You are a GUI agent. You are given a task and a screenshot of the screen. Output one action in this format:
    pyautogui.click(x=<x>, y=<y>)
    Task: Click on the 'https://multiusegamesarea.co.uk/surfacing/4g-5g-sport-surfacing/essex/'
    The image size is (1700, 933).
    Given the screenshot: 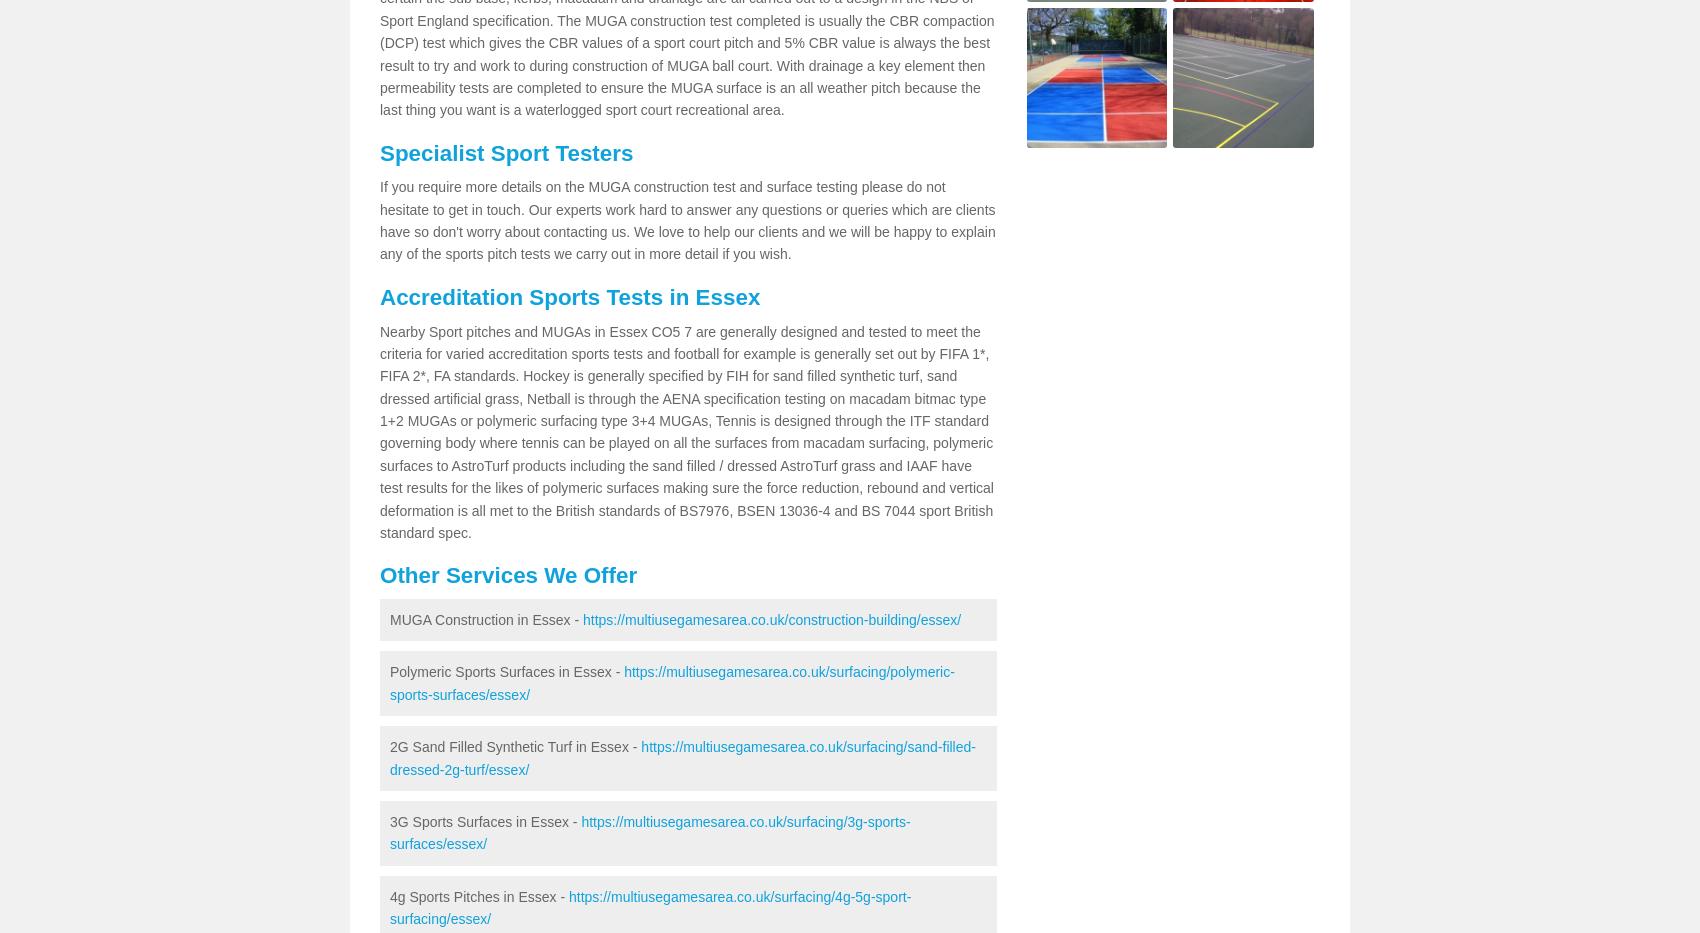 What is the action you would take?
    pyautogui.click(x=650, y=907)
    